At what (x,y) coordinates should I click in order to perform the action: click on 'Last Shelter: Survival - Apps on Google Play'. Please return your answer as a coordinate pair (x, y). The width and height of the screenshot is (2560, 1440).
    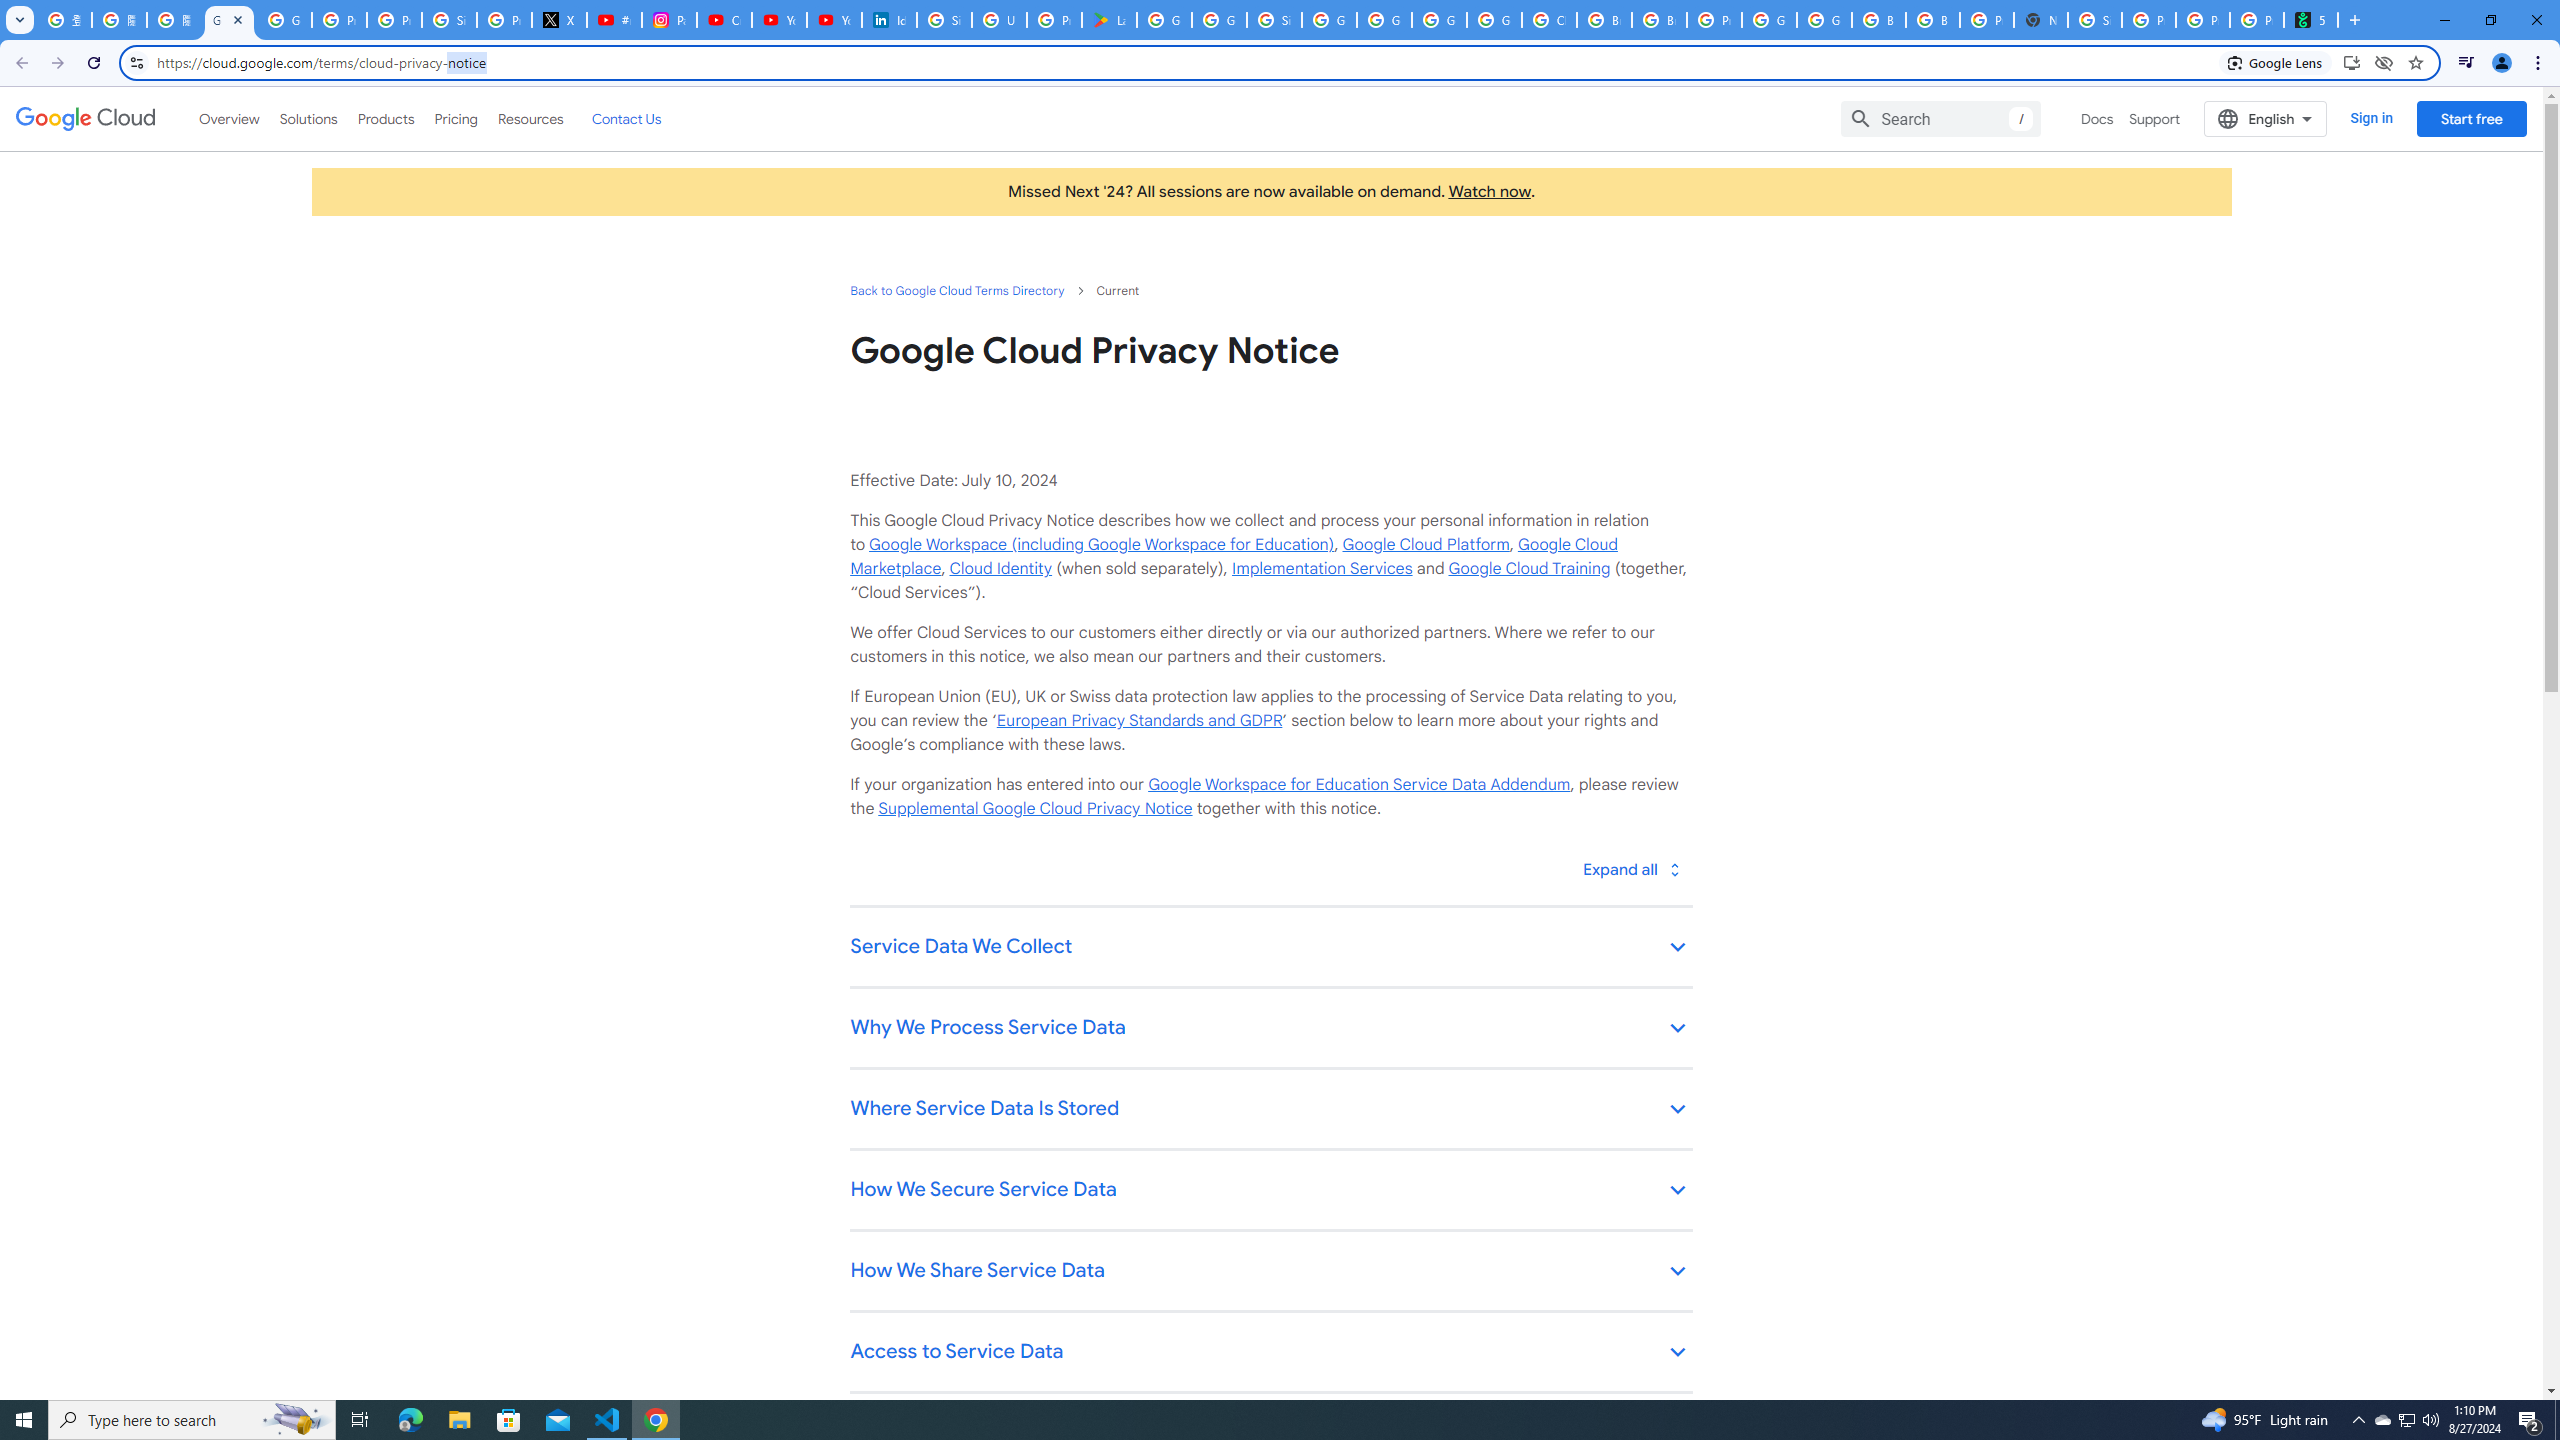
    Looking at the image, I should click on (1108, 19).